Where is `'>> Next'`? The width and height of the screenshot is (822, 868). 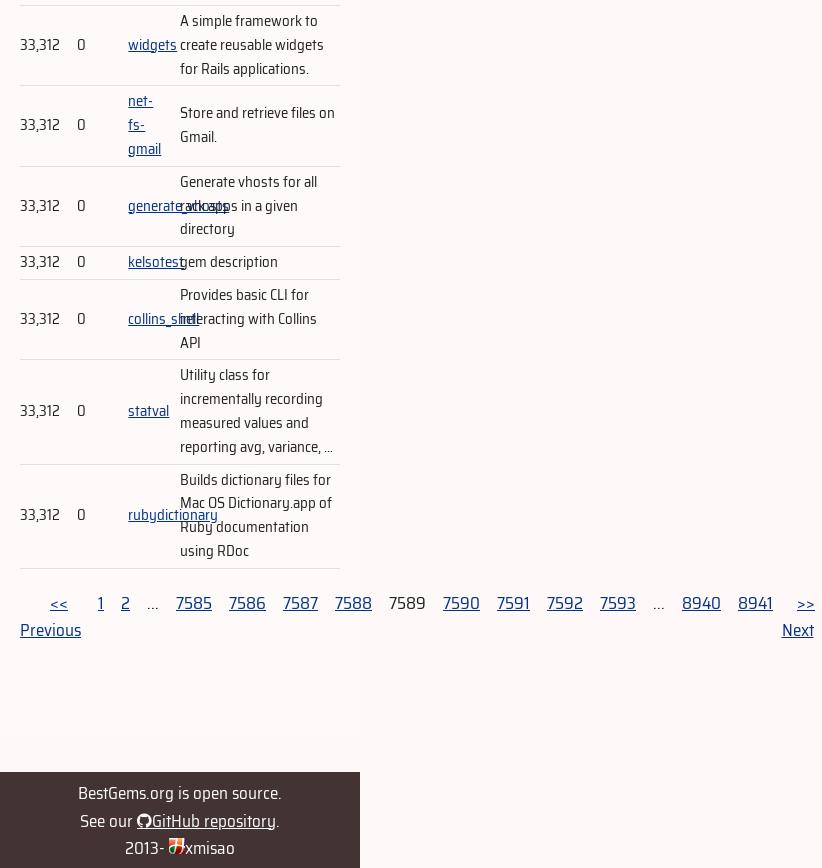
'>> Next' is located at coordinates (797, 616).